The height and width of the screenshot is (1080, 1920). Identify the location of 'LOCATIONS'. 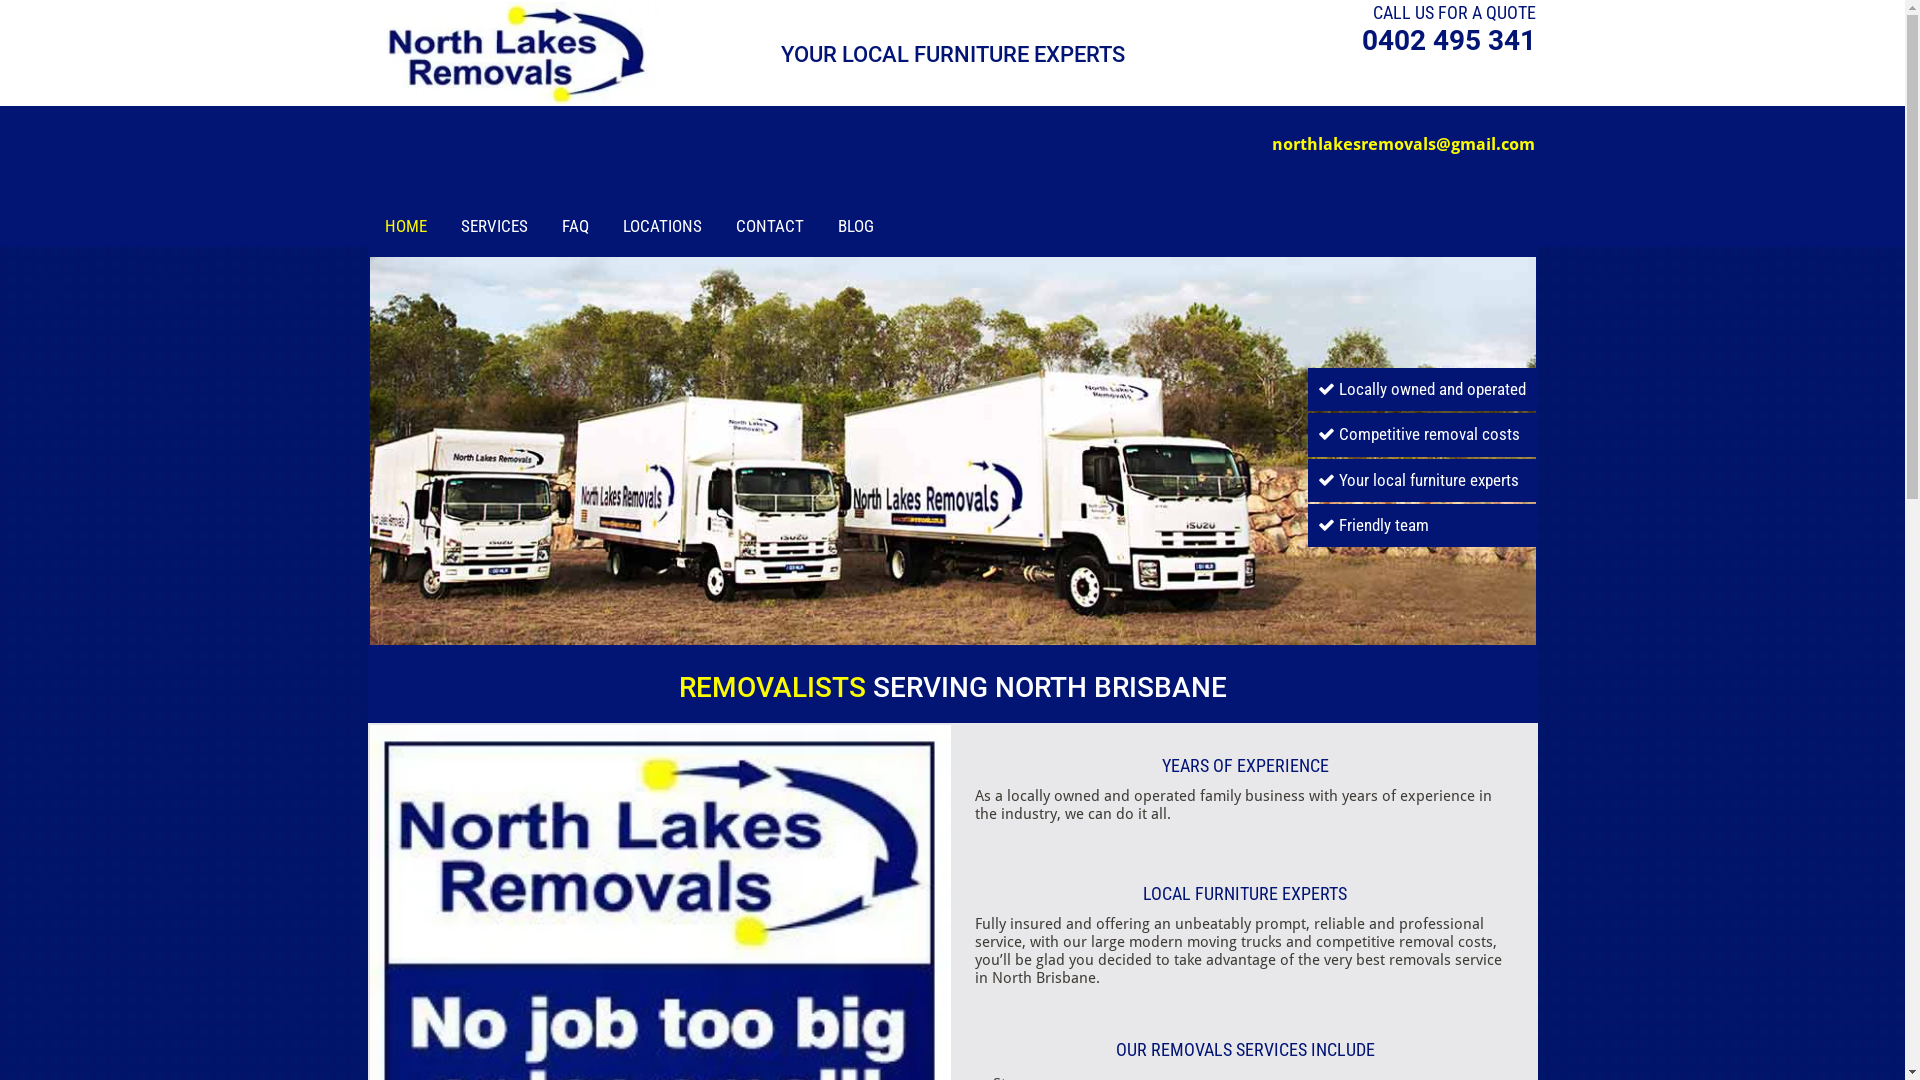
(661, 225).